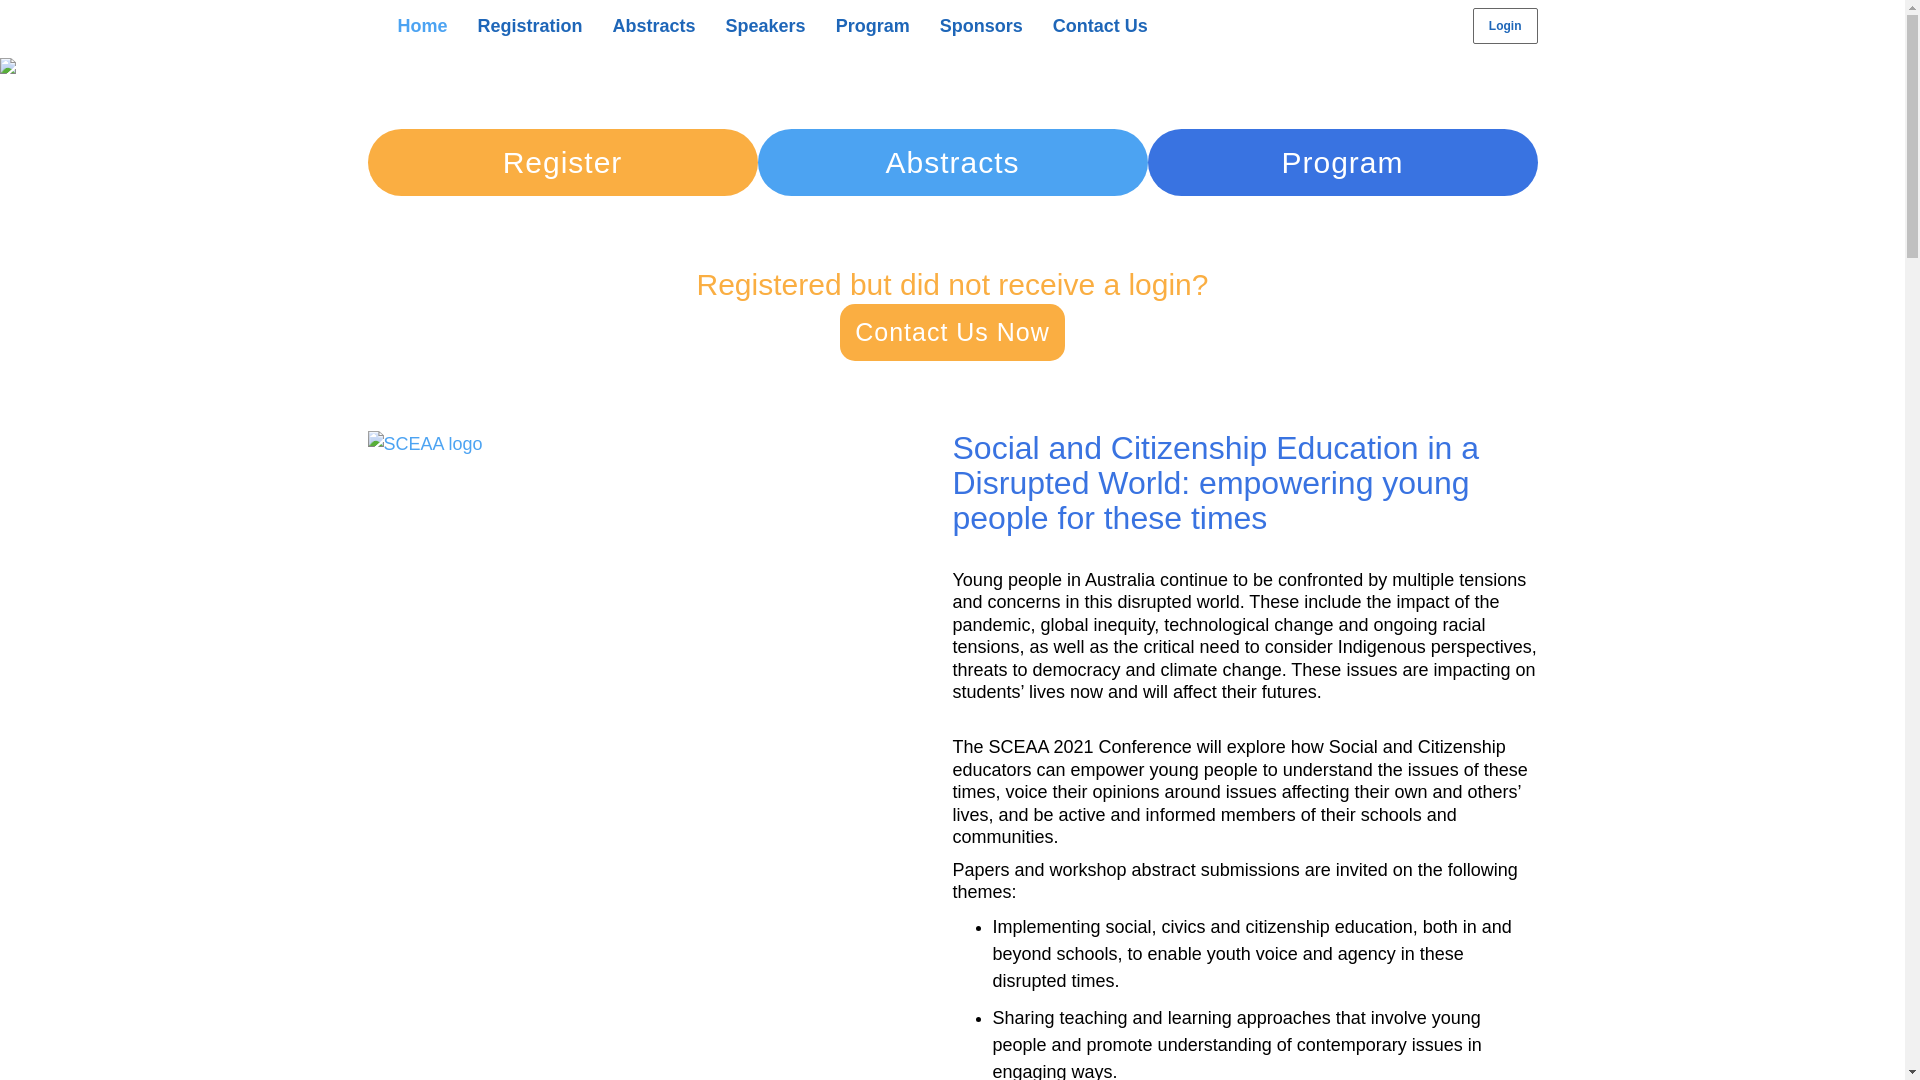 This screenshot has height=1080, width=1920. Describe the element at coordinates (765, 26) in the screenshot. I see `'Speakers'` at that location.